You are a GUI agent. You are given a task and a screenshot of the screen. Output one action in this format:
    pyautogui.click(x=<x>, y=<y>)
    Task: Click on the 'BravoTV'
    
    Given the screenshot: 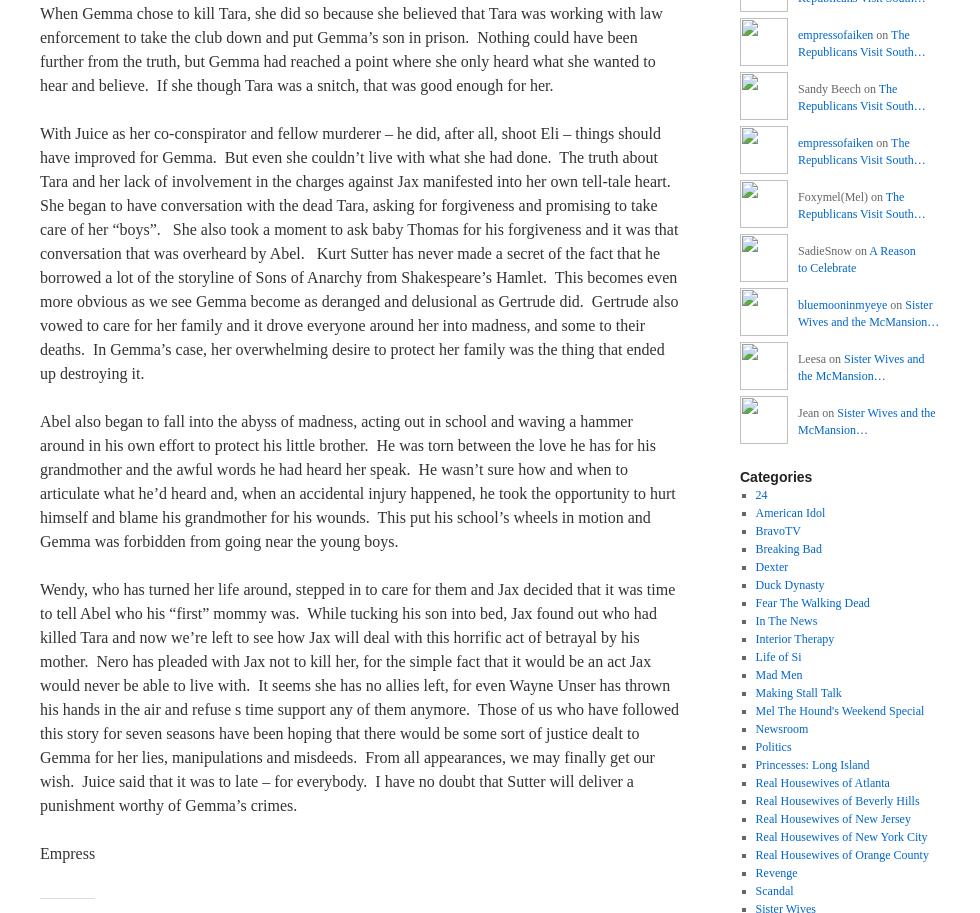 What is the action you would take?
    pyautogui.click(x=754, y=529)
    